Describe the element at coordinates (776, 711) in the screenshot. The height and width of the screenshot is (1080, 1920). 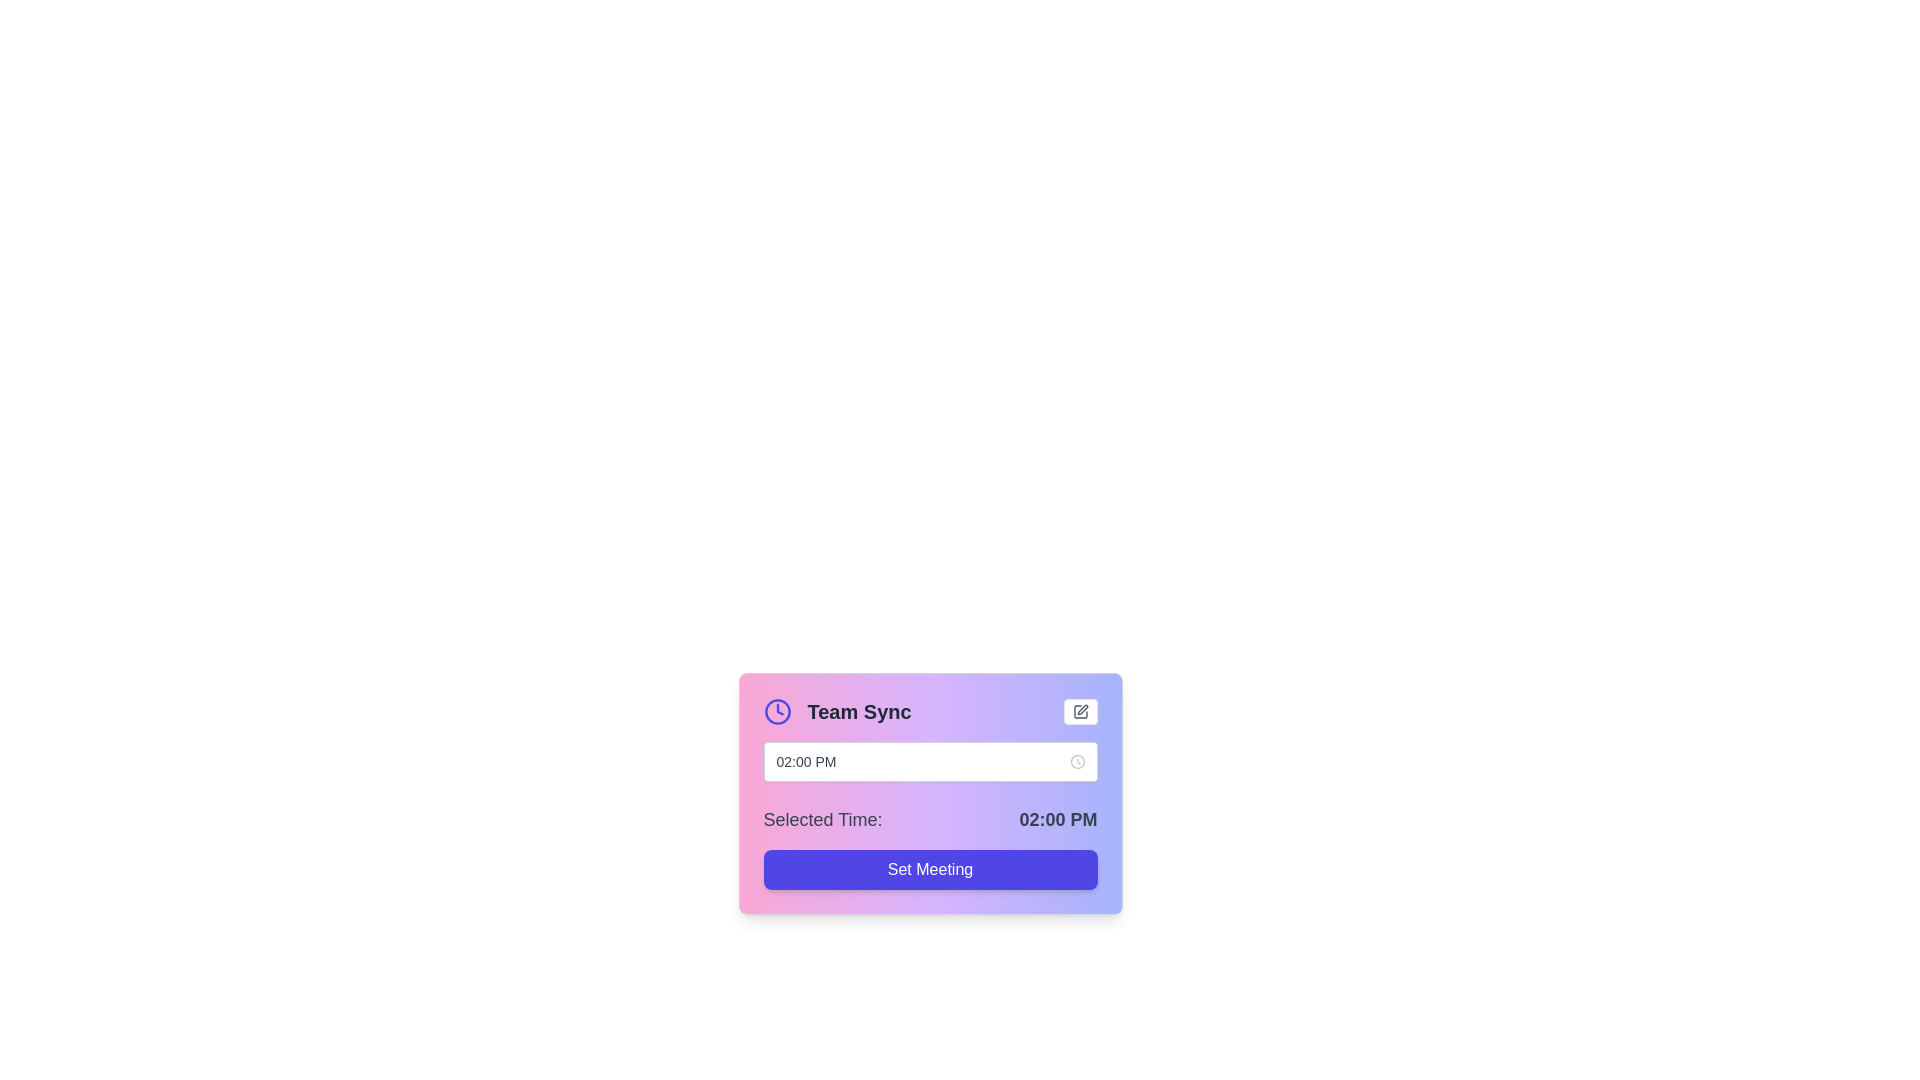
I see `the indigo clock icon located at the top-left corner of the 'Team Sync' card` at that location.